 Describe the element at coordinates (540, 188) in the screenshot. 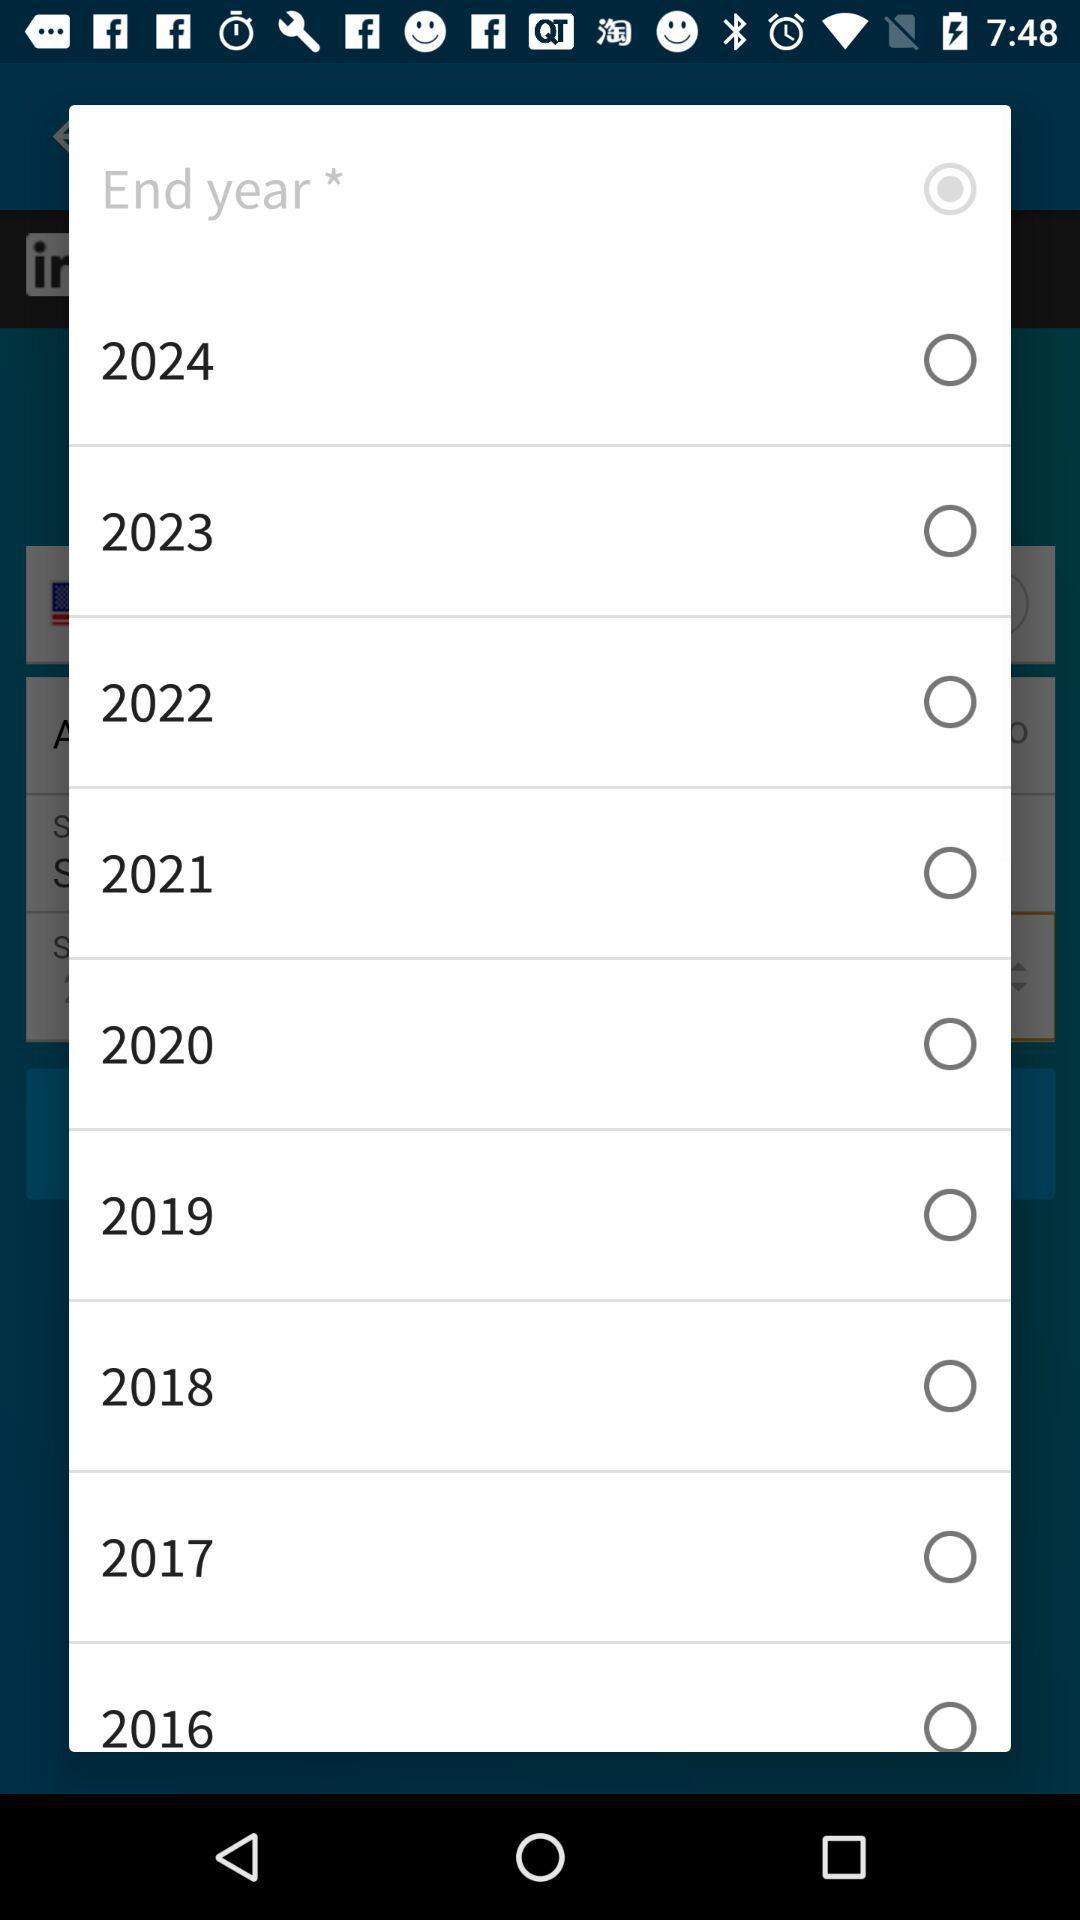

I see `the end year *` at that location.